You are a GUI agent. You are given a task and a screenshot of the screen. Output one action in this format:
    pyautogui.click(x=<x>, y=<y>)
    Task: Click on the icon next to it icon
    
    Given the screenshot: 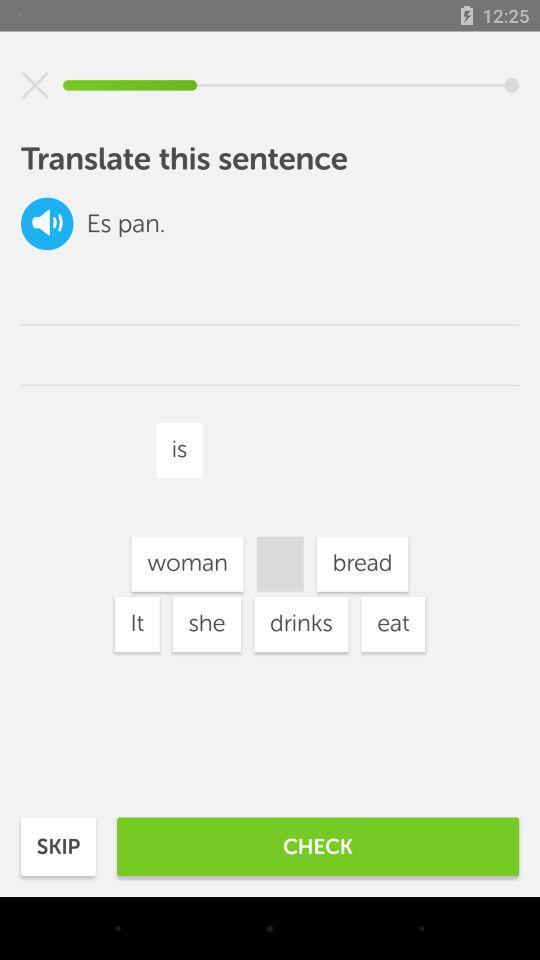 What is the action you would take?
    pyautogui.click(x=205, y=623)
    